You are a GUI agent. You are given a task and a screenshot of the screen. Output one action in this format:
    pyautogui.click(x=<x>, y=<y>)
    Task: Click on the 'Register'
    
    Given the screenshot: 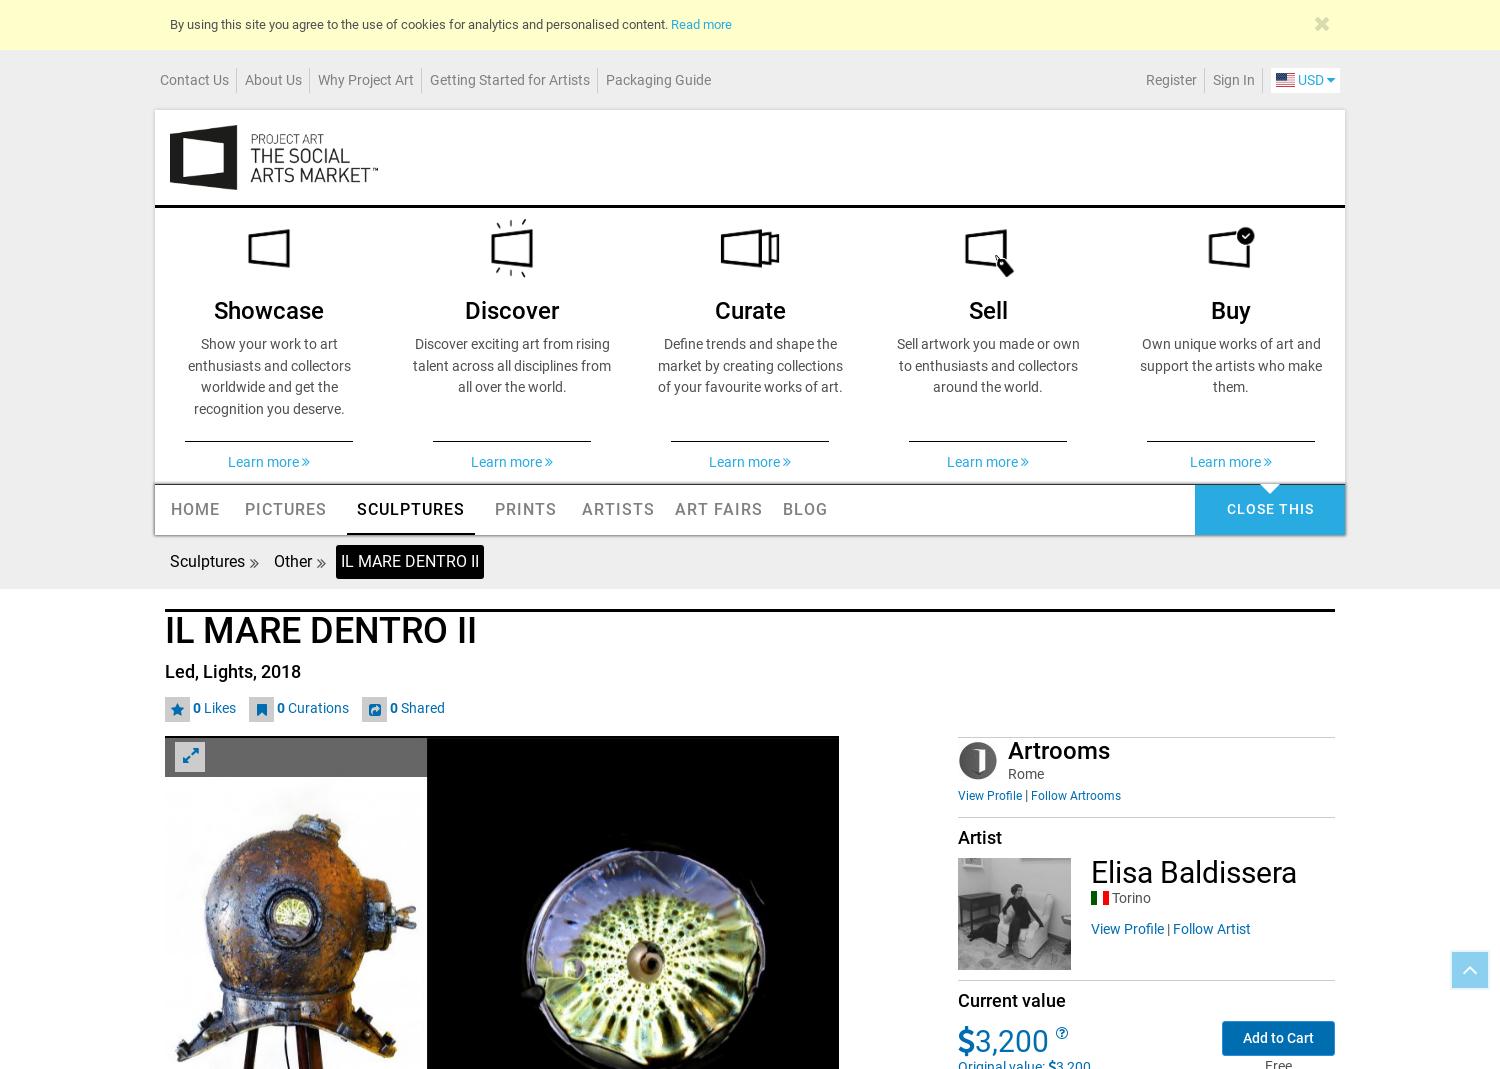 What is the action you would take?
    pyautogui.click(x=1146, y=77)
    